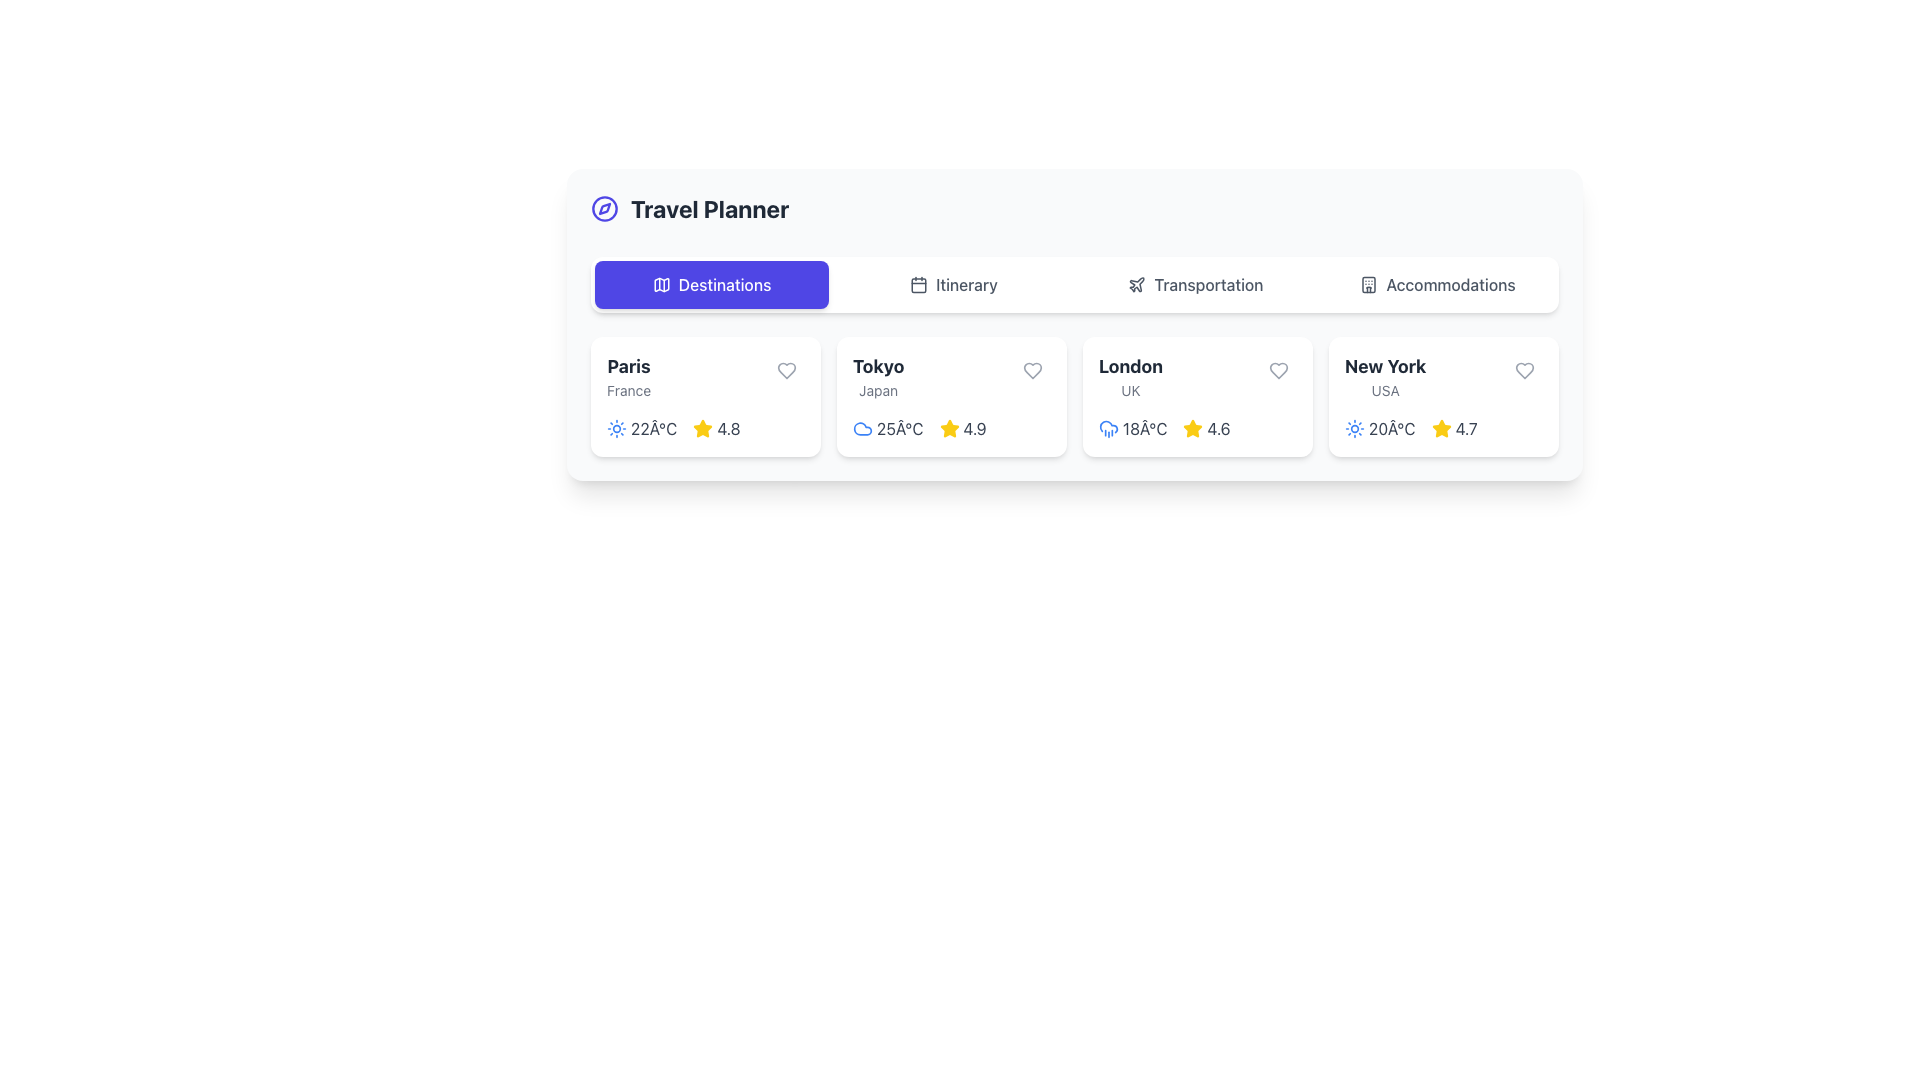 This screenshot has height=1080, width=1920. What do you see at coordinates (887, 427) in the screenshot?
I see `temperature information displayed as '25°C' next to the blue cloud icon in the lower-left part of the 'Tokyo' card in the 'Destinations' section` at bounding box center [887, 427].